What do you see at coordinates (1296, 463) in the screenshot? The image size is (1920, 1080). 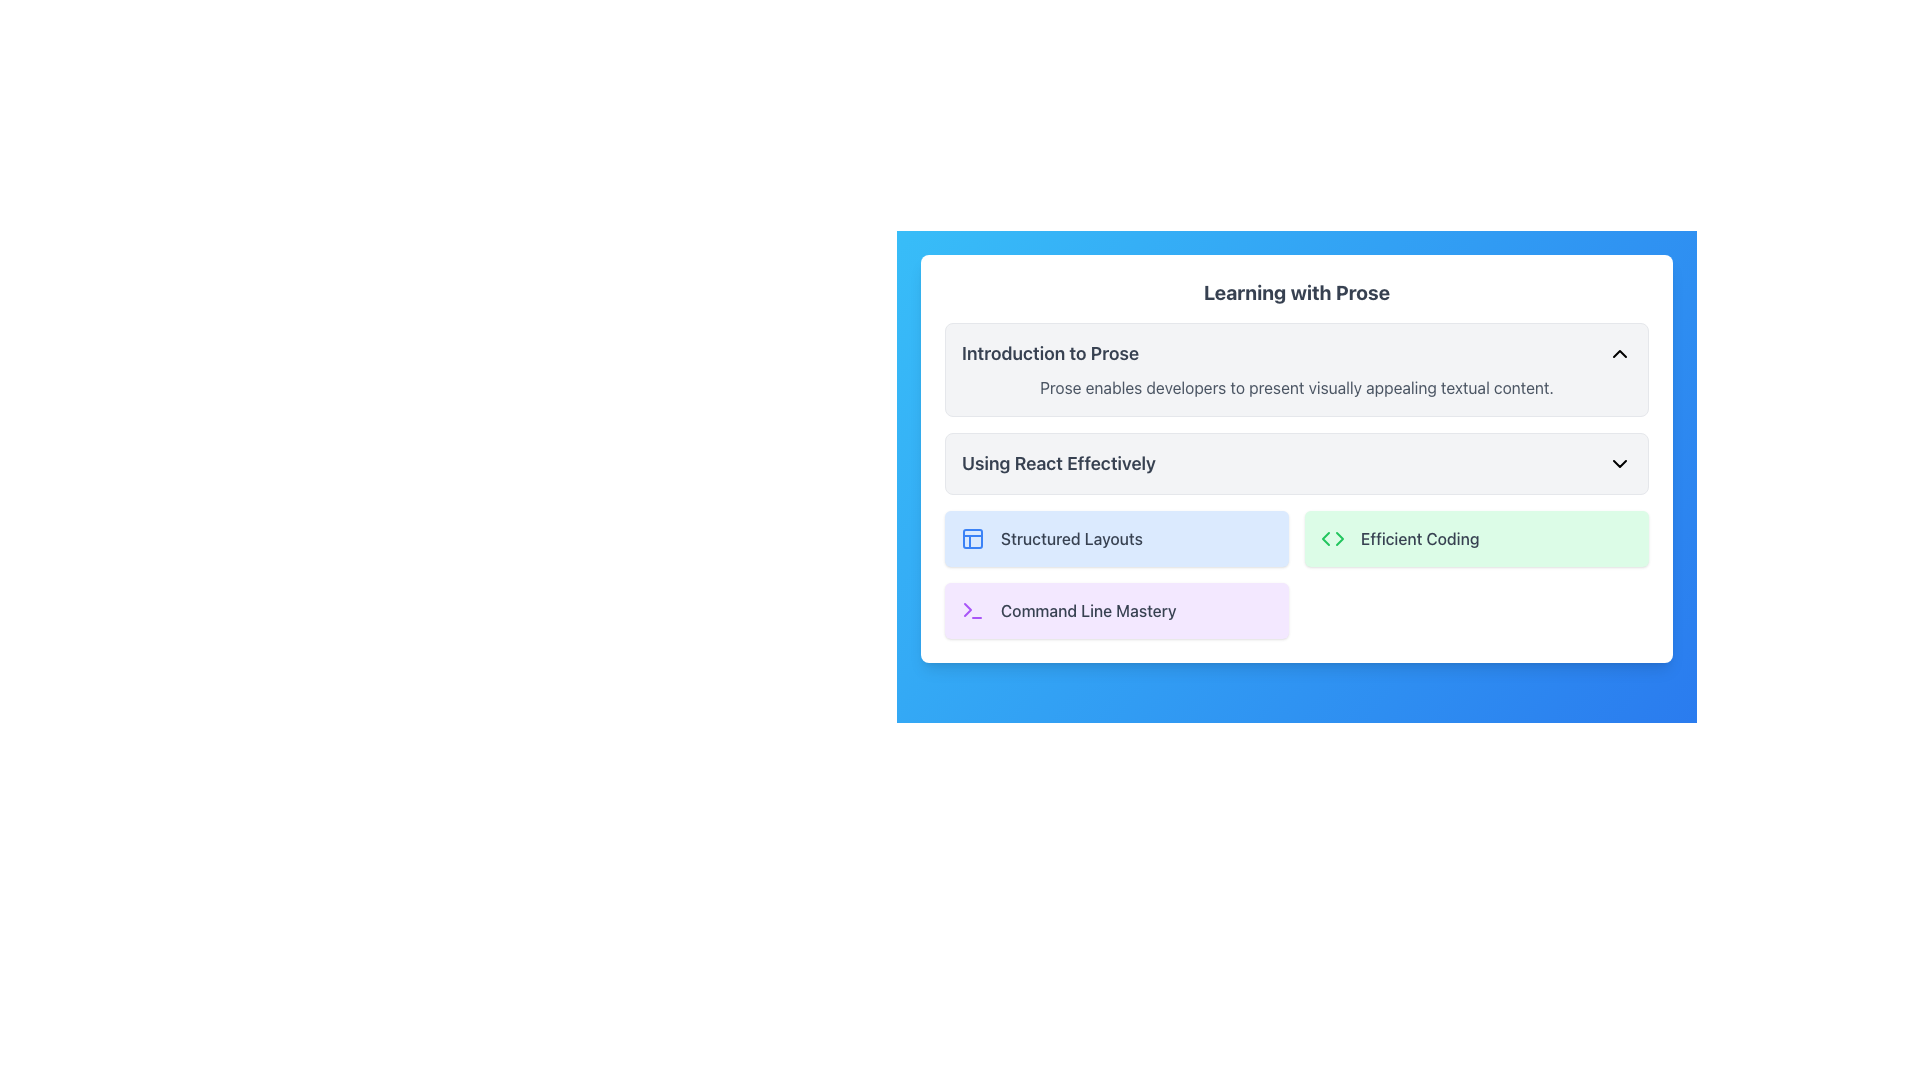 I see `the dropdown menu button located in the center column, second element beneath the 'Introduction to Prose' section` at bounding box center [1296, 463].